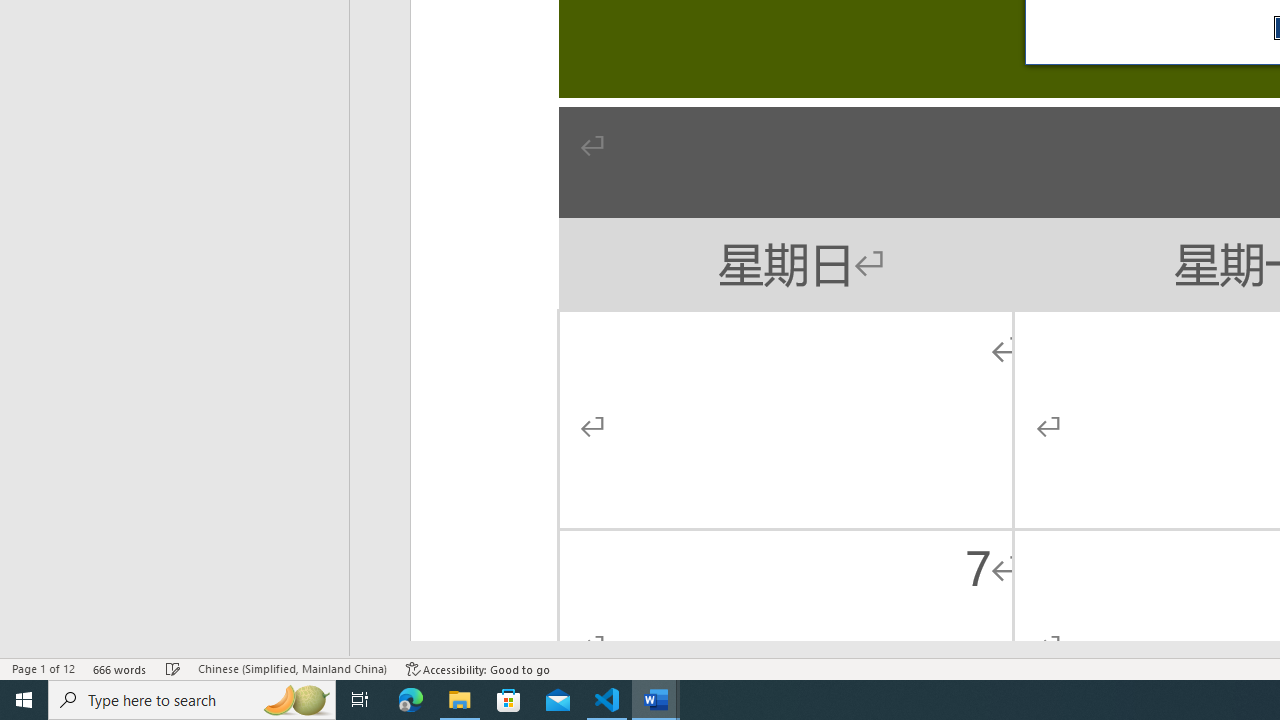 This screenshot has width=1280, height=720. What do you see at coordinates (477, 669) in the screenshot?
I see `'Accessibility Checker Accessibility: Good to go'` at bounding box center [477, 669].